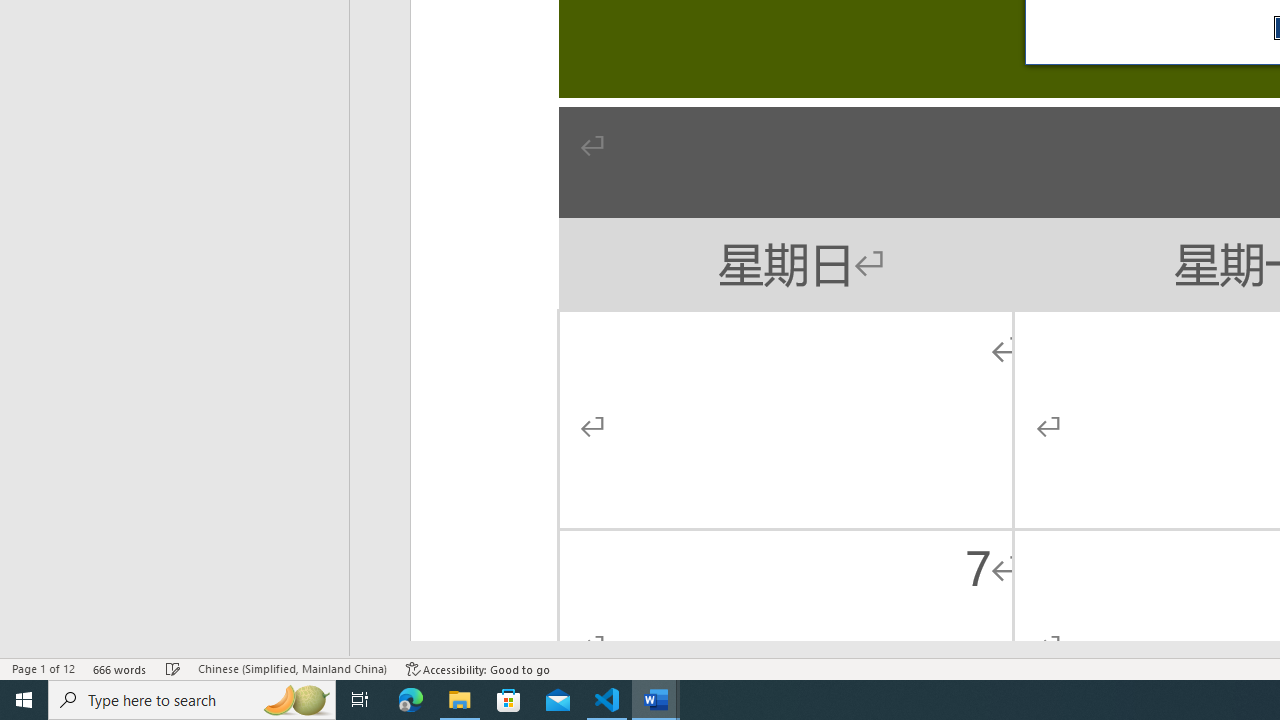 This screenshot has width=1280, height=720. What do you see at coordinates (477, 669) in the screenshot?
I see `'Accessibility Checker Accessibility: Good to go'` at bounding box center [477, 669].